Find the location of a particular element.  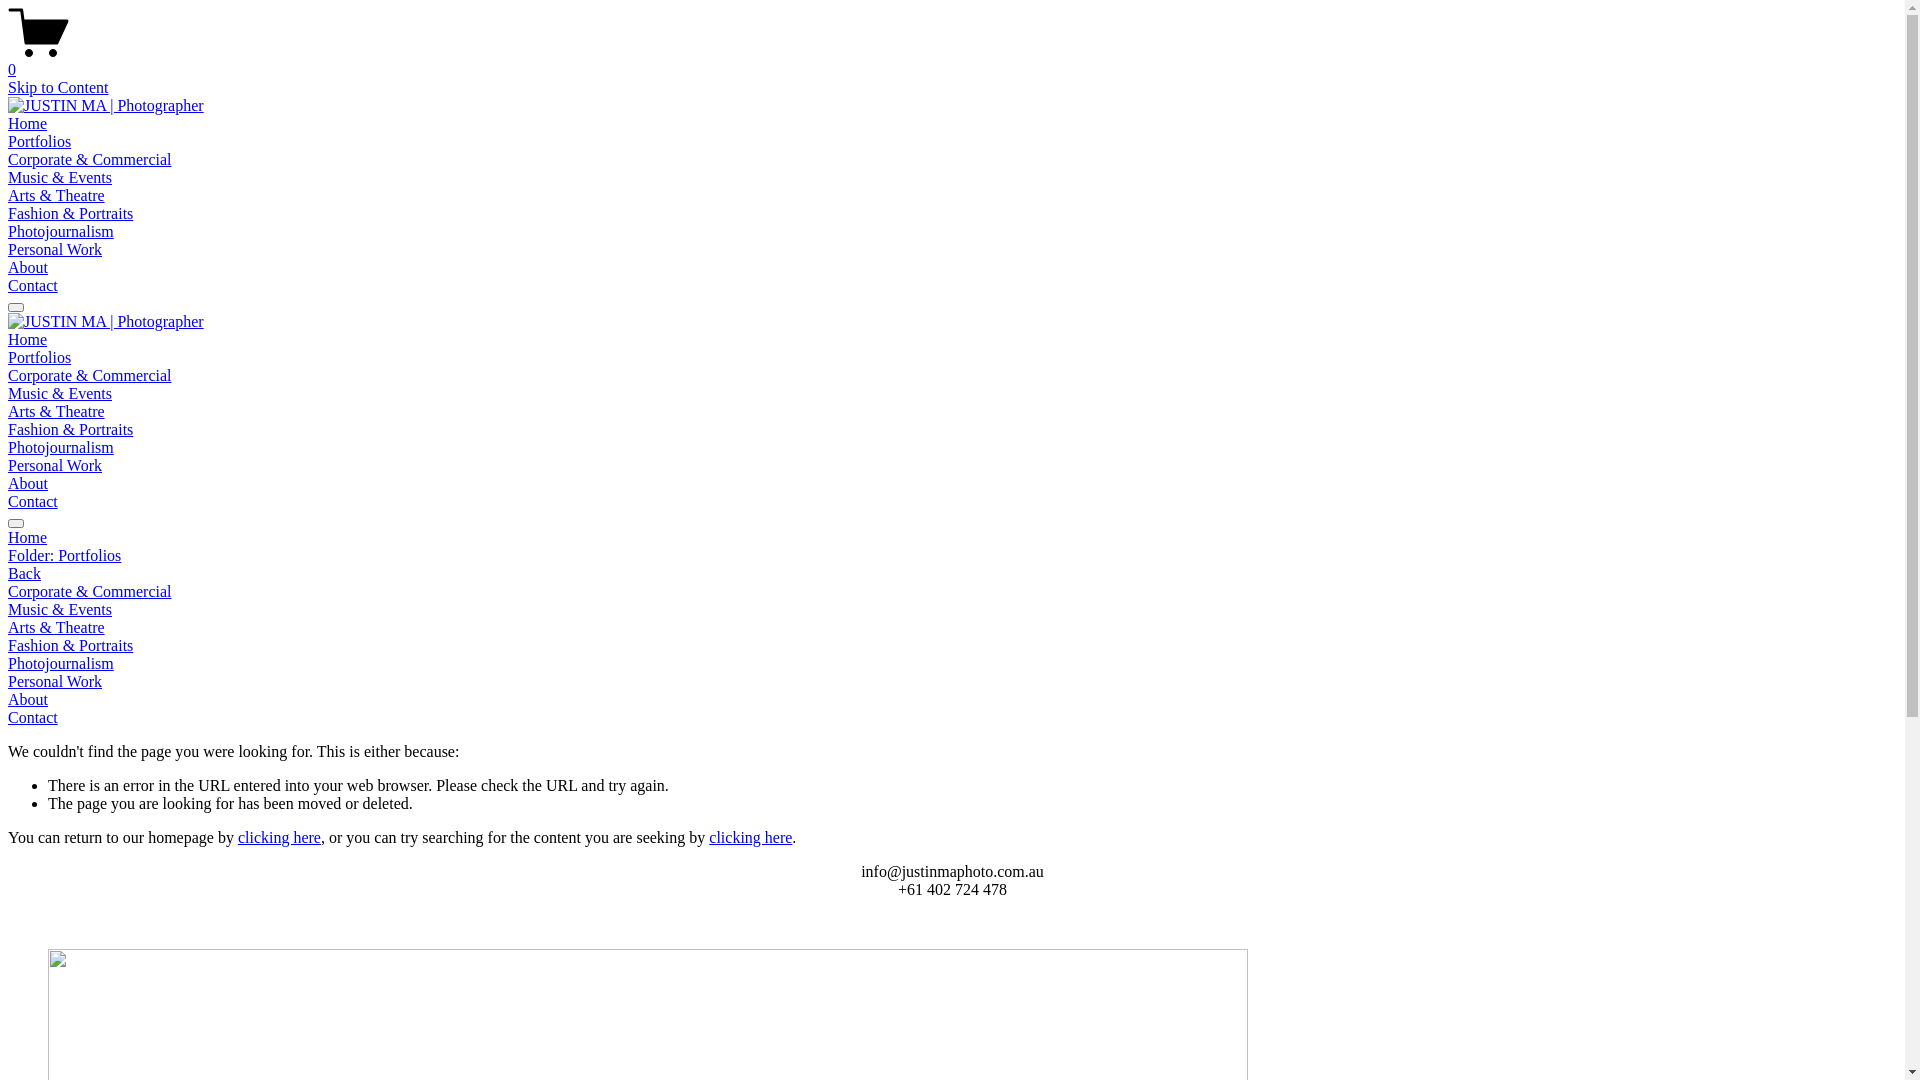

'Fashion & Portraits' is located at coordinates (70, 213).